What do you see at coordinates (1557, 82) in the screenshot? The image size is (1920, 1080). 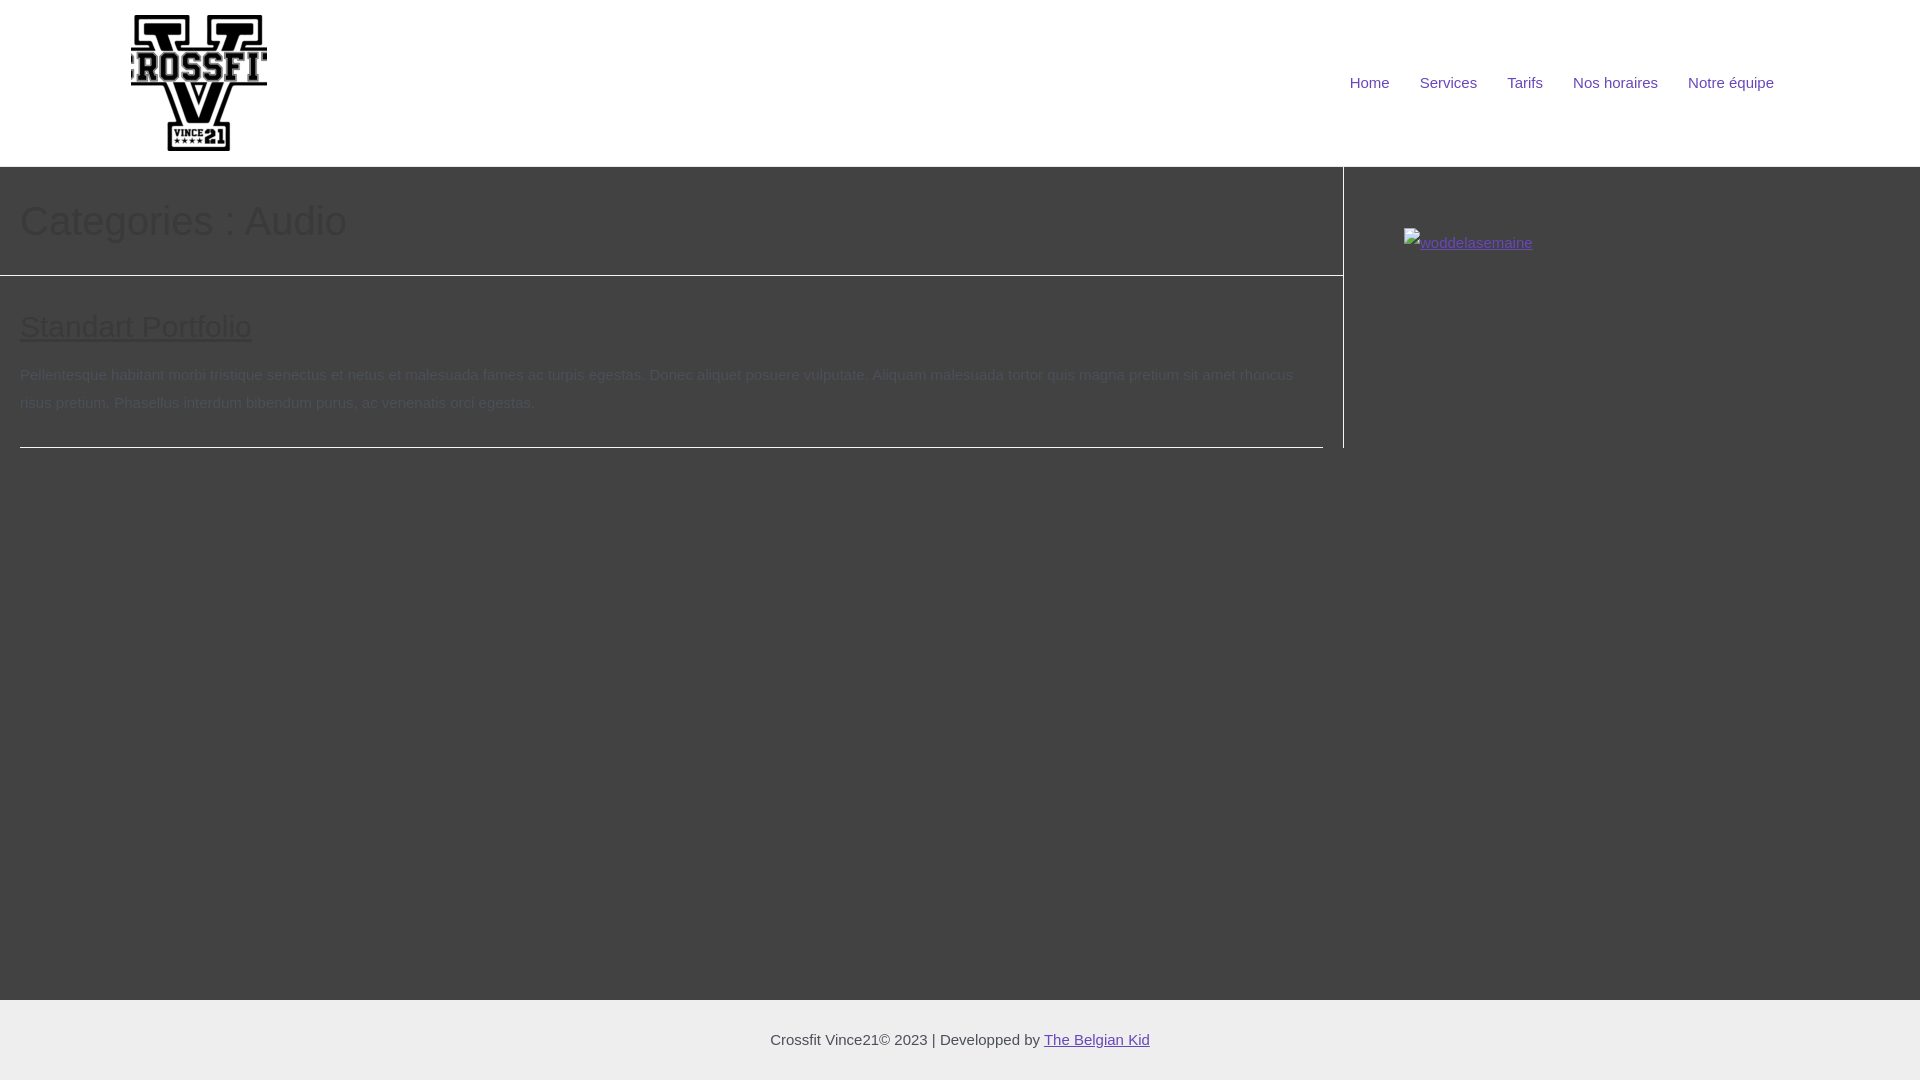 I see `'Nos horaires'` at bounding box center [1557, 82].